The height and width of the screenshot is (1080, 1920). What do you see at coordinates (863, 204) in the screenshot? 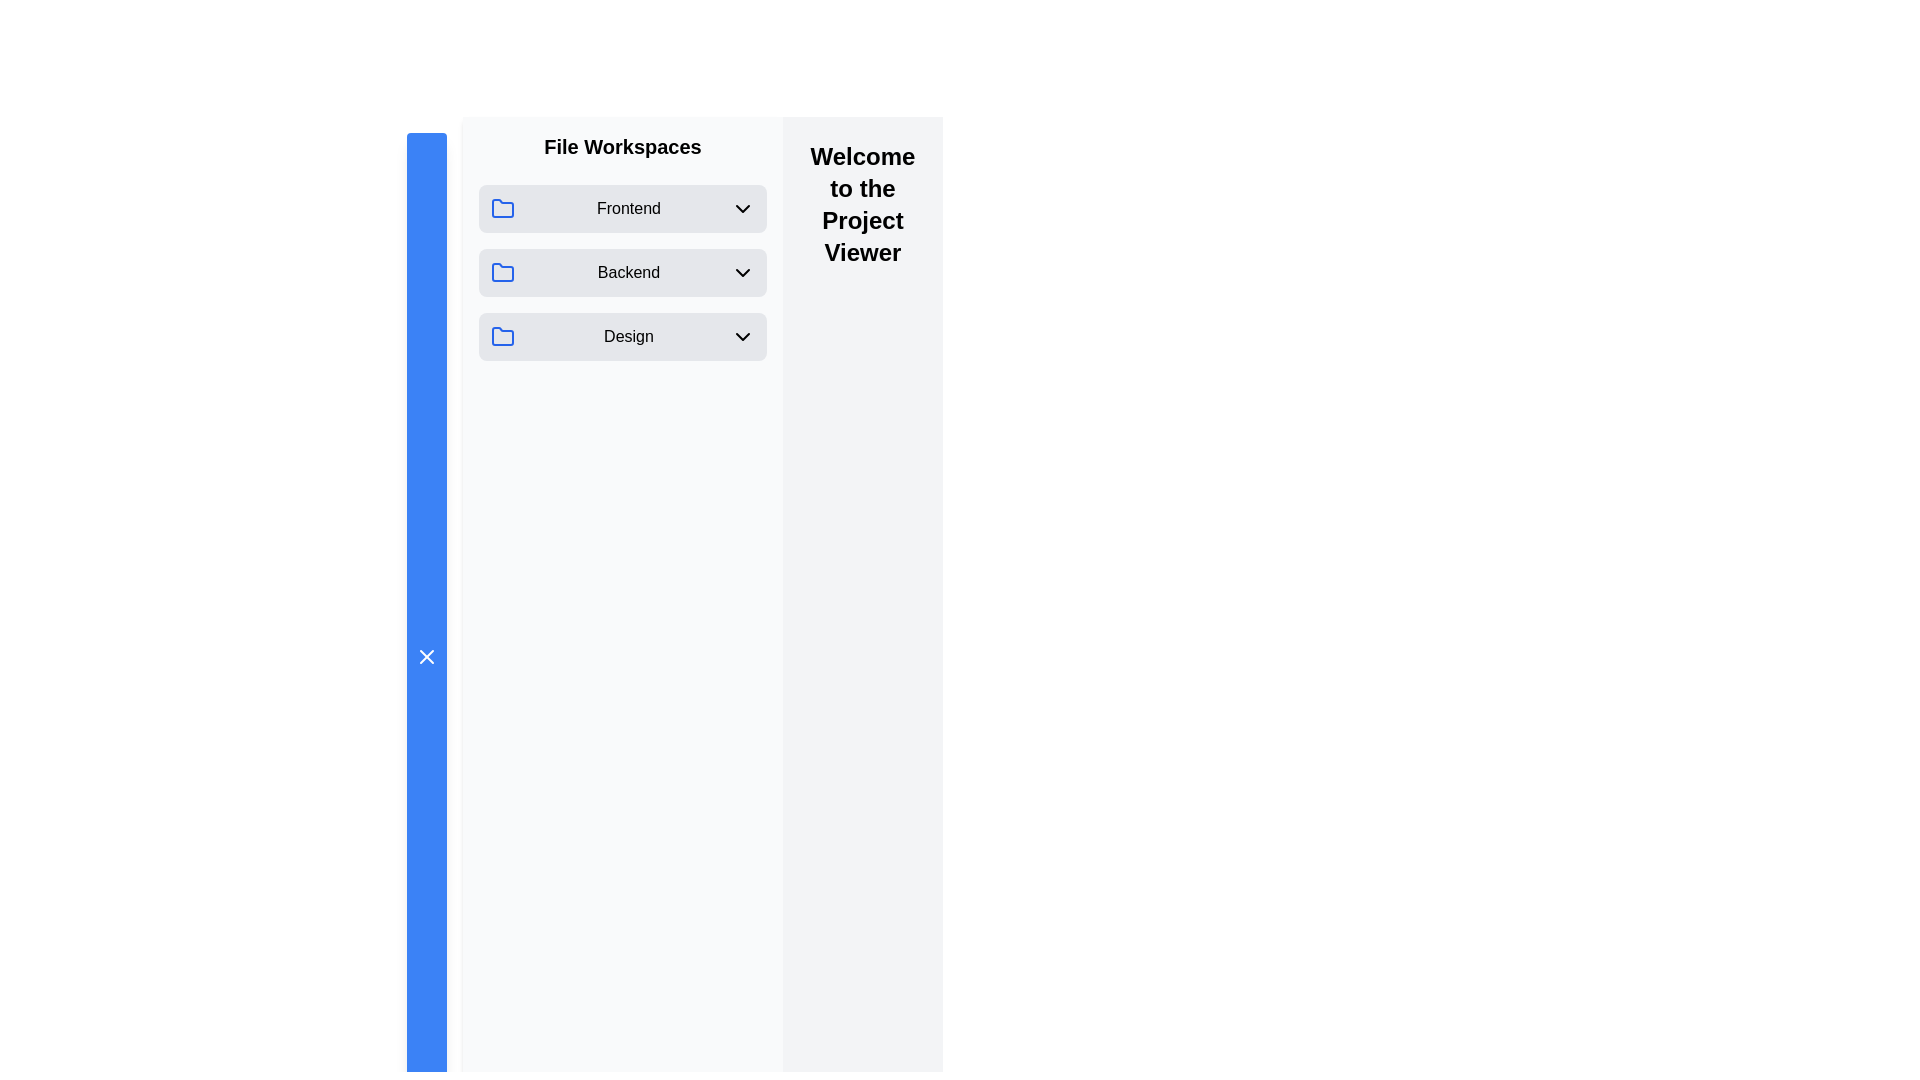
I see `text from the Text block displaying 'Welcome to the Project Viewer', which is styled with a bold large font size and located prominently on the right side of the layout` at bounding box center [863, 204].